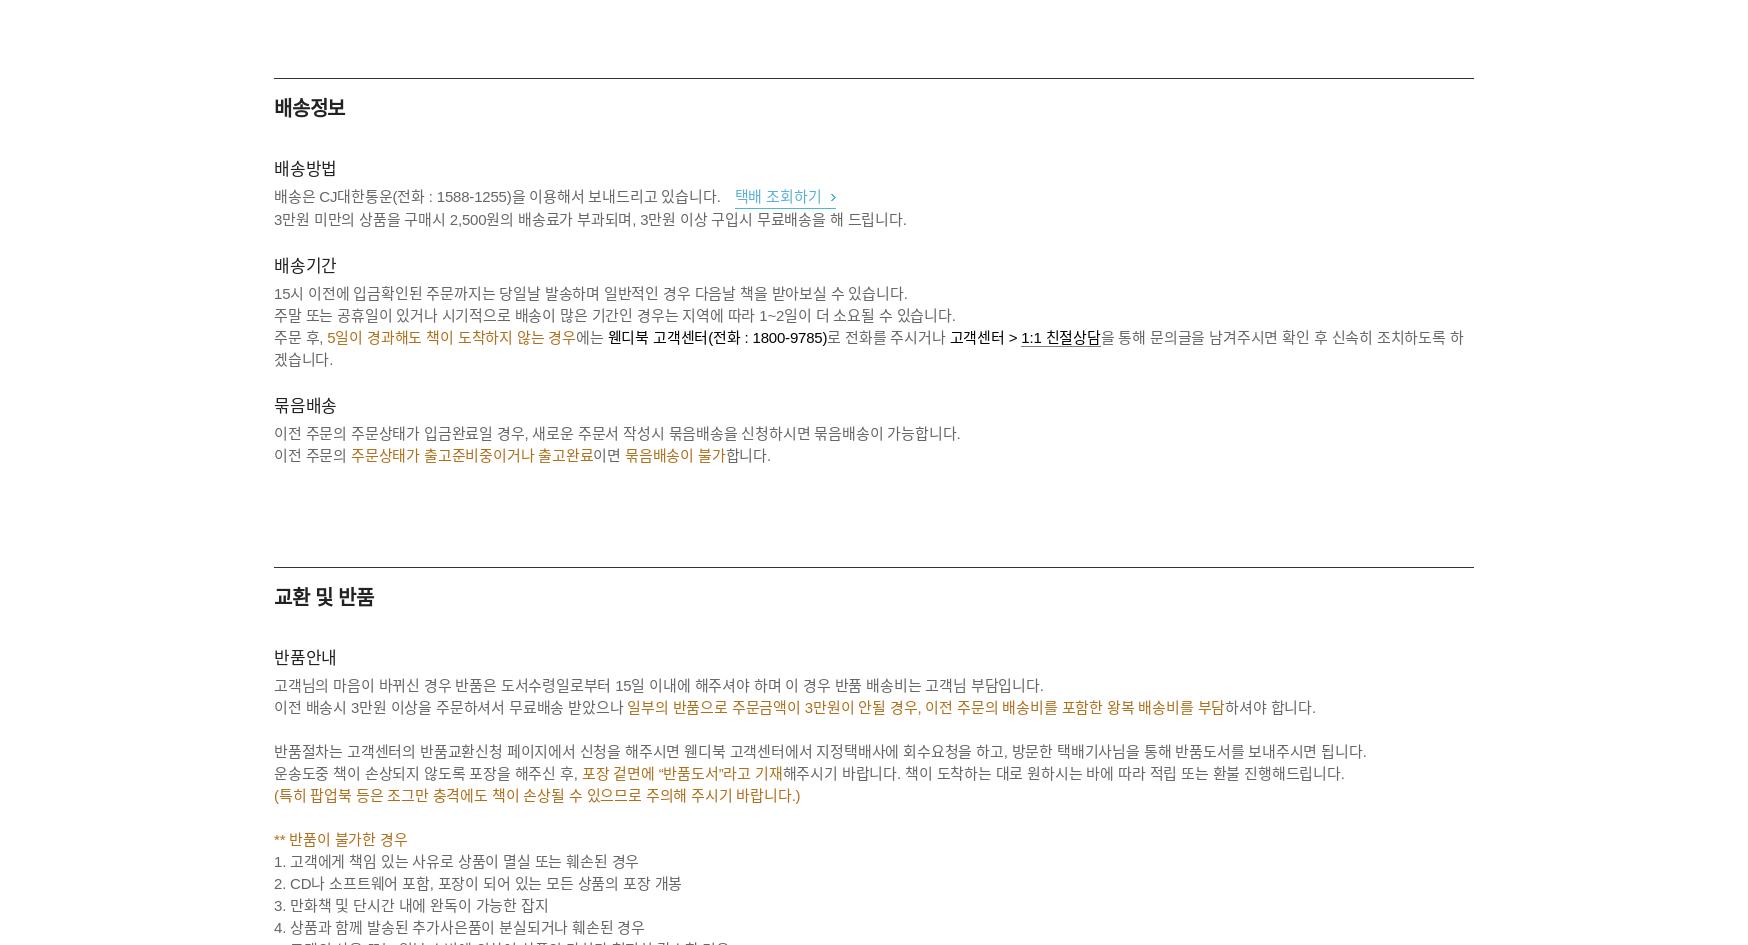 Image resolution: width=1748 pixels, height=945 pixels. I want to click on '5일이 경과해도 책이 도착하지 않는 경우', so click(450, 337).